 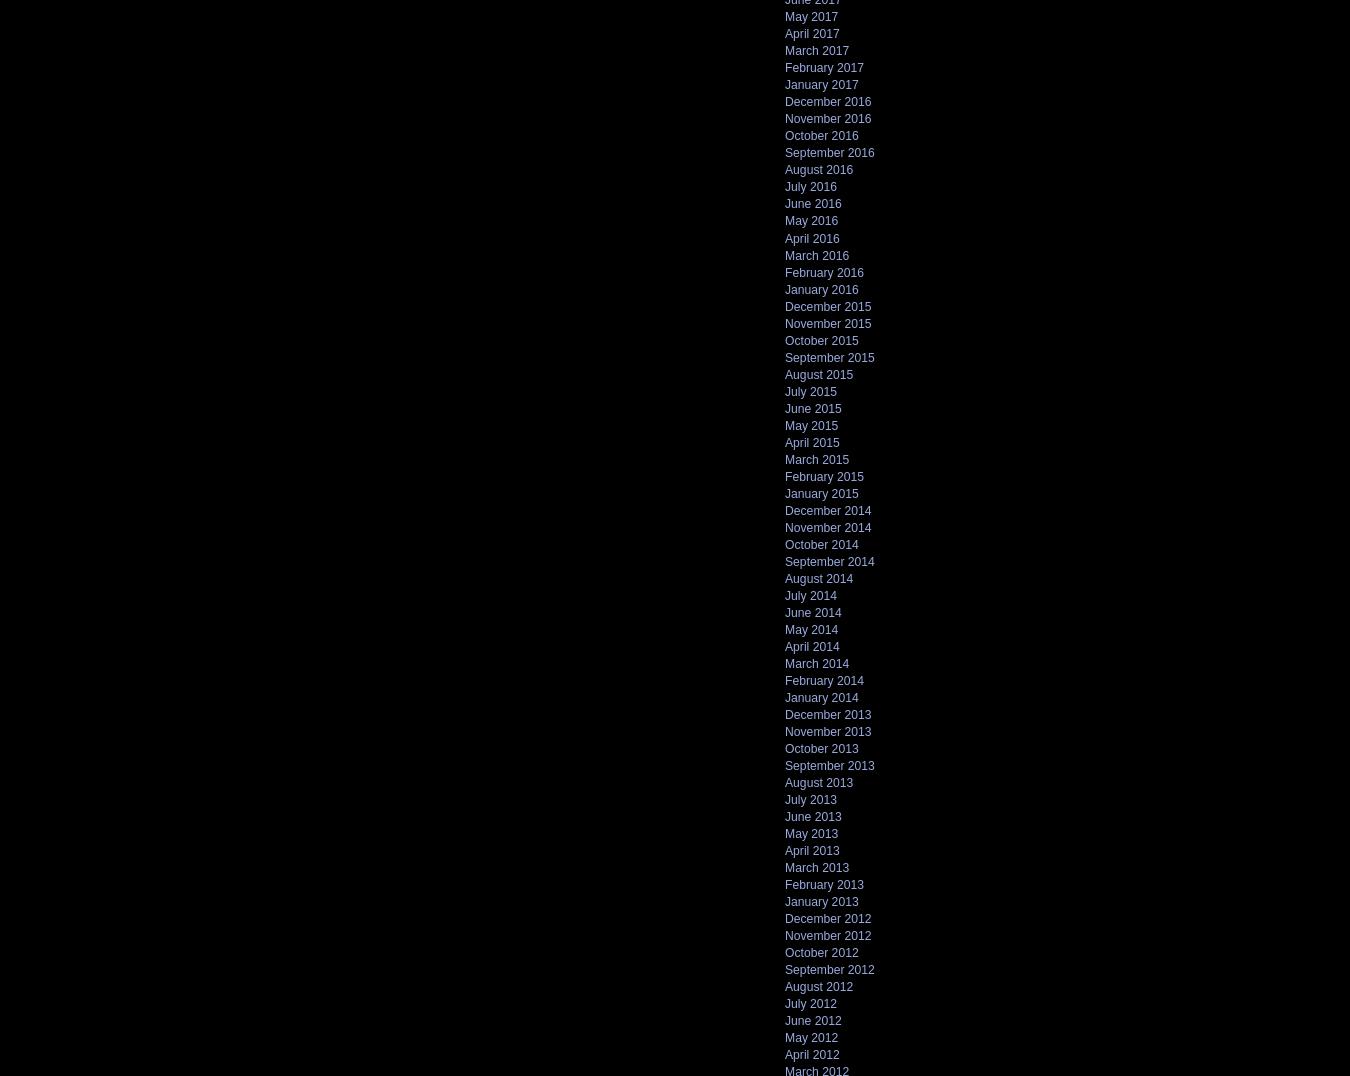 What do you see at coordinates (817, 255) in the screenshot?
I see `'March 2016'` at bounding box center [817, 255].